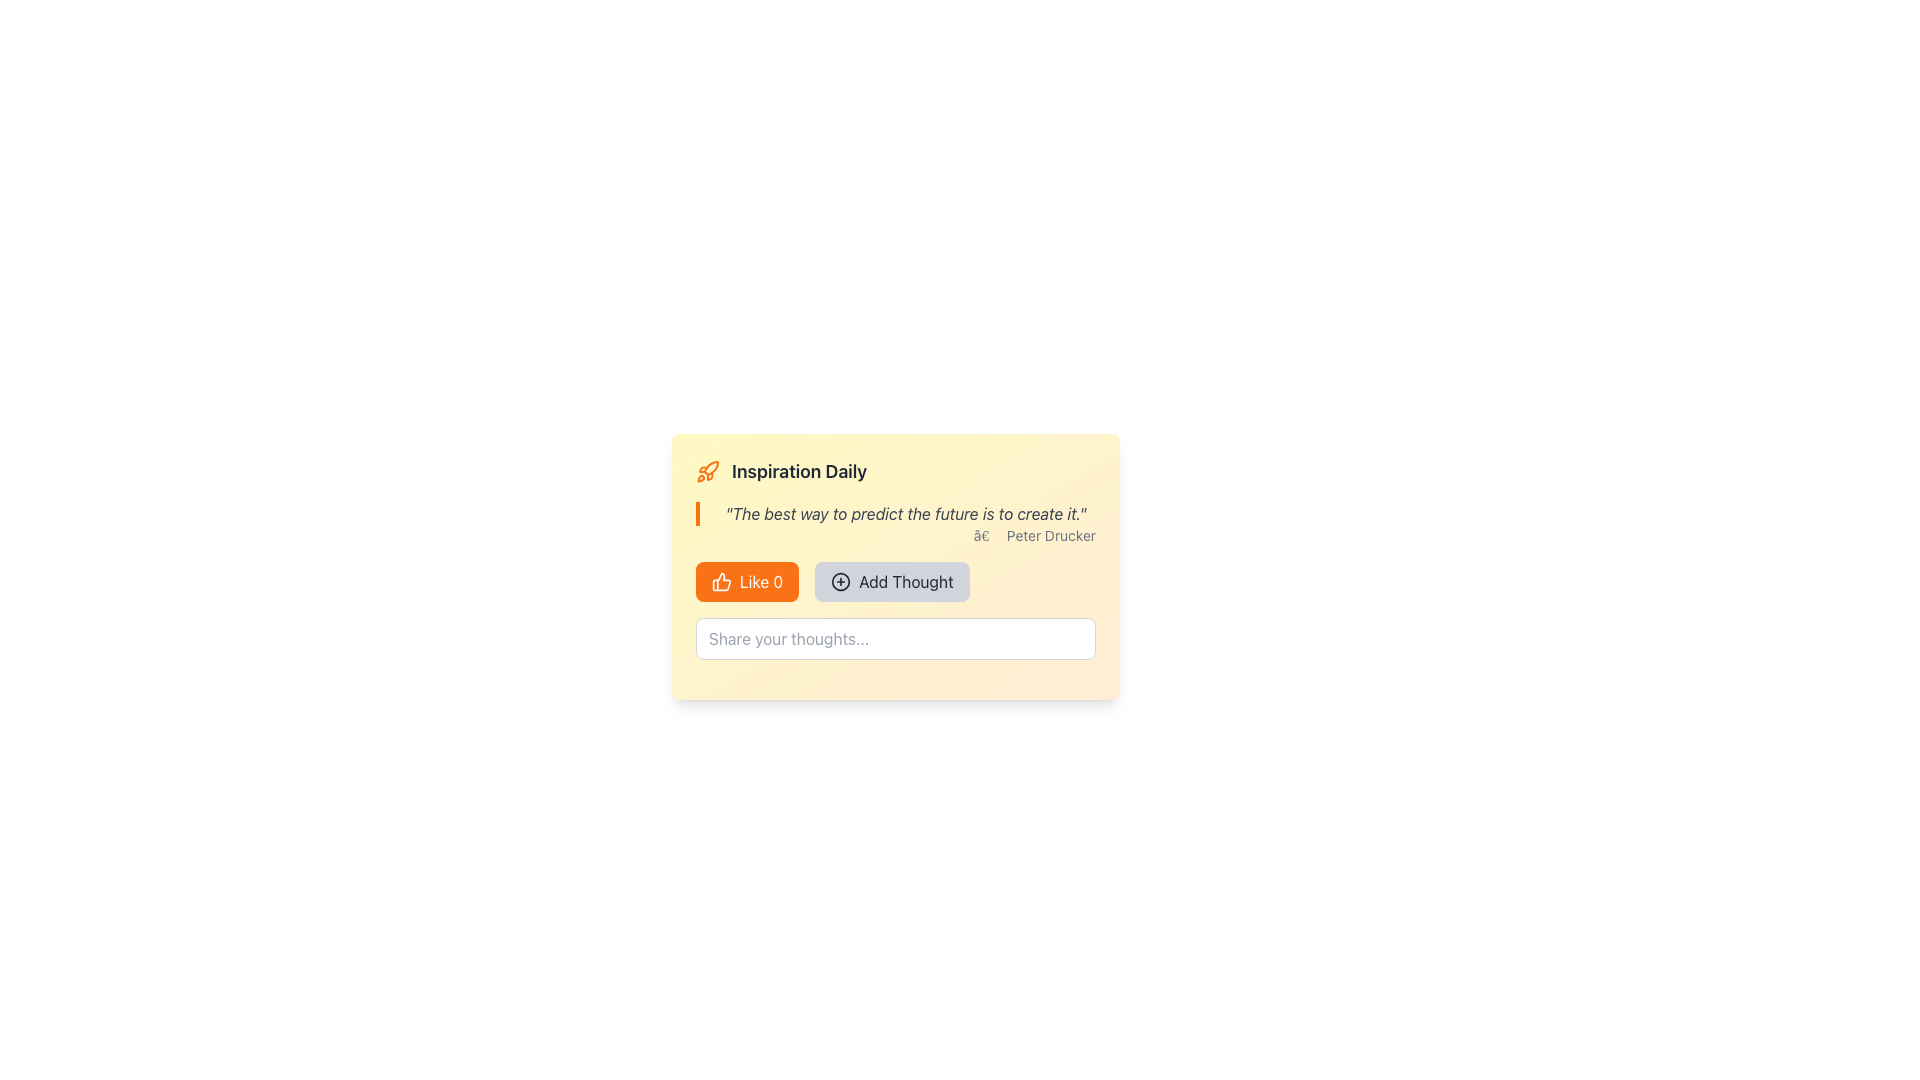 This screenshot has width=1920, height=1080. What do you see at coordinates (708, 471) in the screenshot?
I see `the orange rocket-shaped icon located to the far left of the 'Inspiration Daily' heading text` at bounding box center [708, 471].